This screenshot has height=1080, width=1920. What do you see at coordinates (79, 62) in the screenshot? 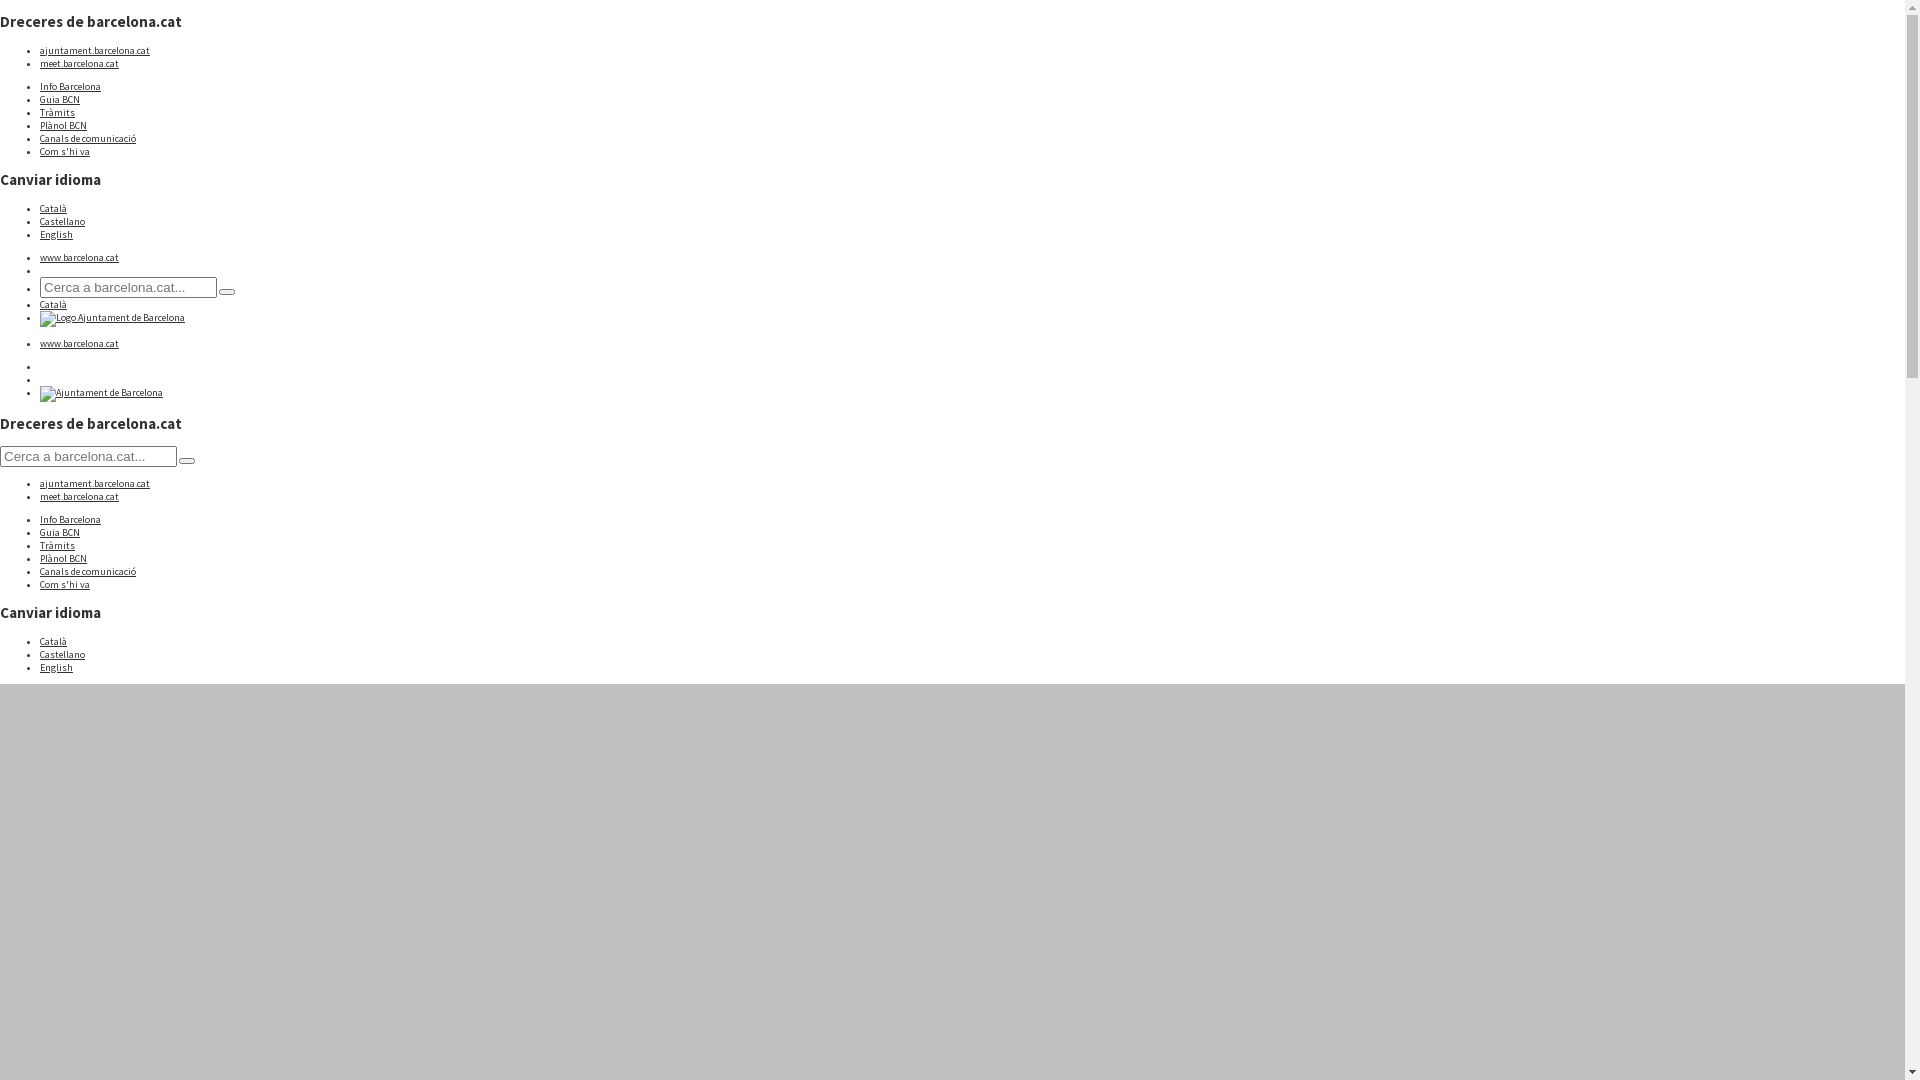
I see `'meet.barcelona.cat'` at bounding box center [79, 62].